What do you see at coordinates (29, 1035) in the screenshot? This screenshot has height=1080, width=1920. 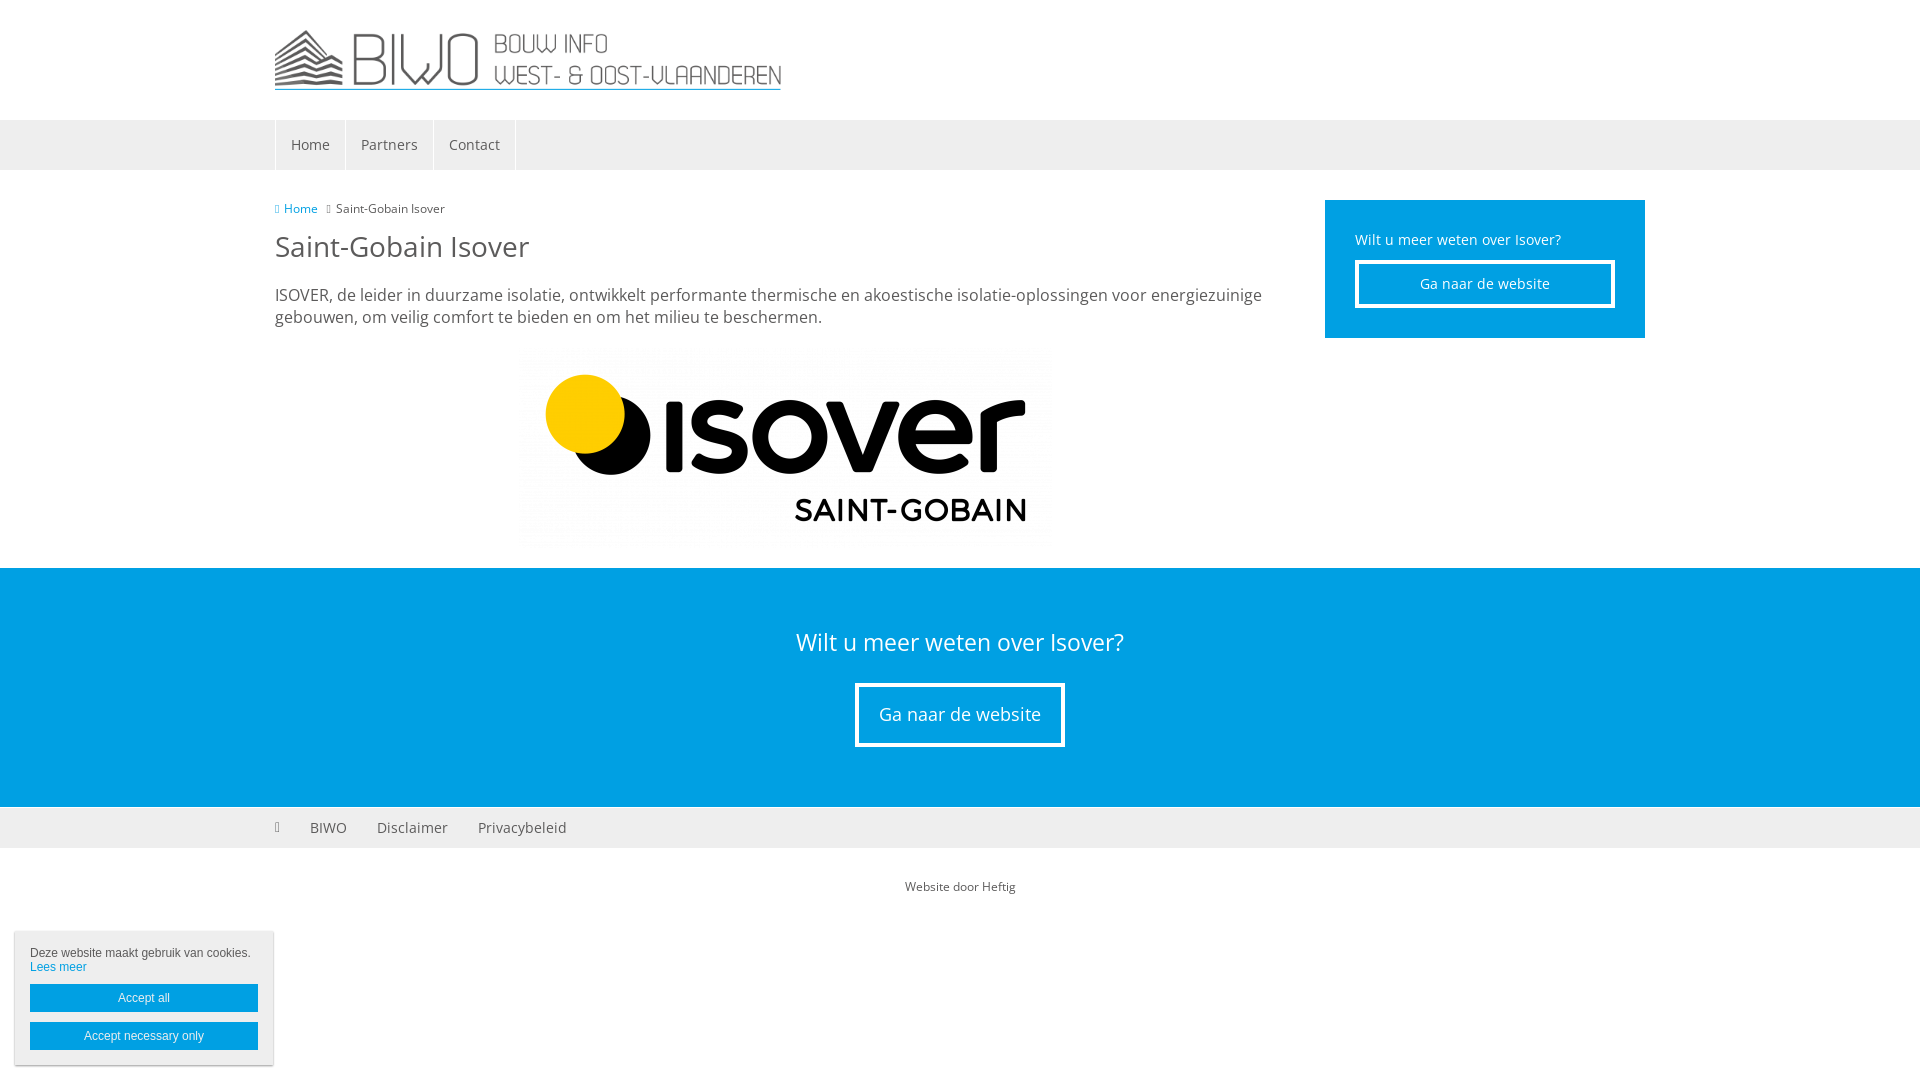 I see `'Accept necessary only'` at bounding box center [29, 1035].